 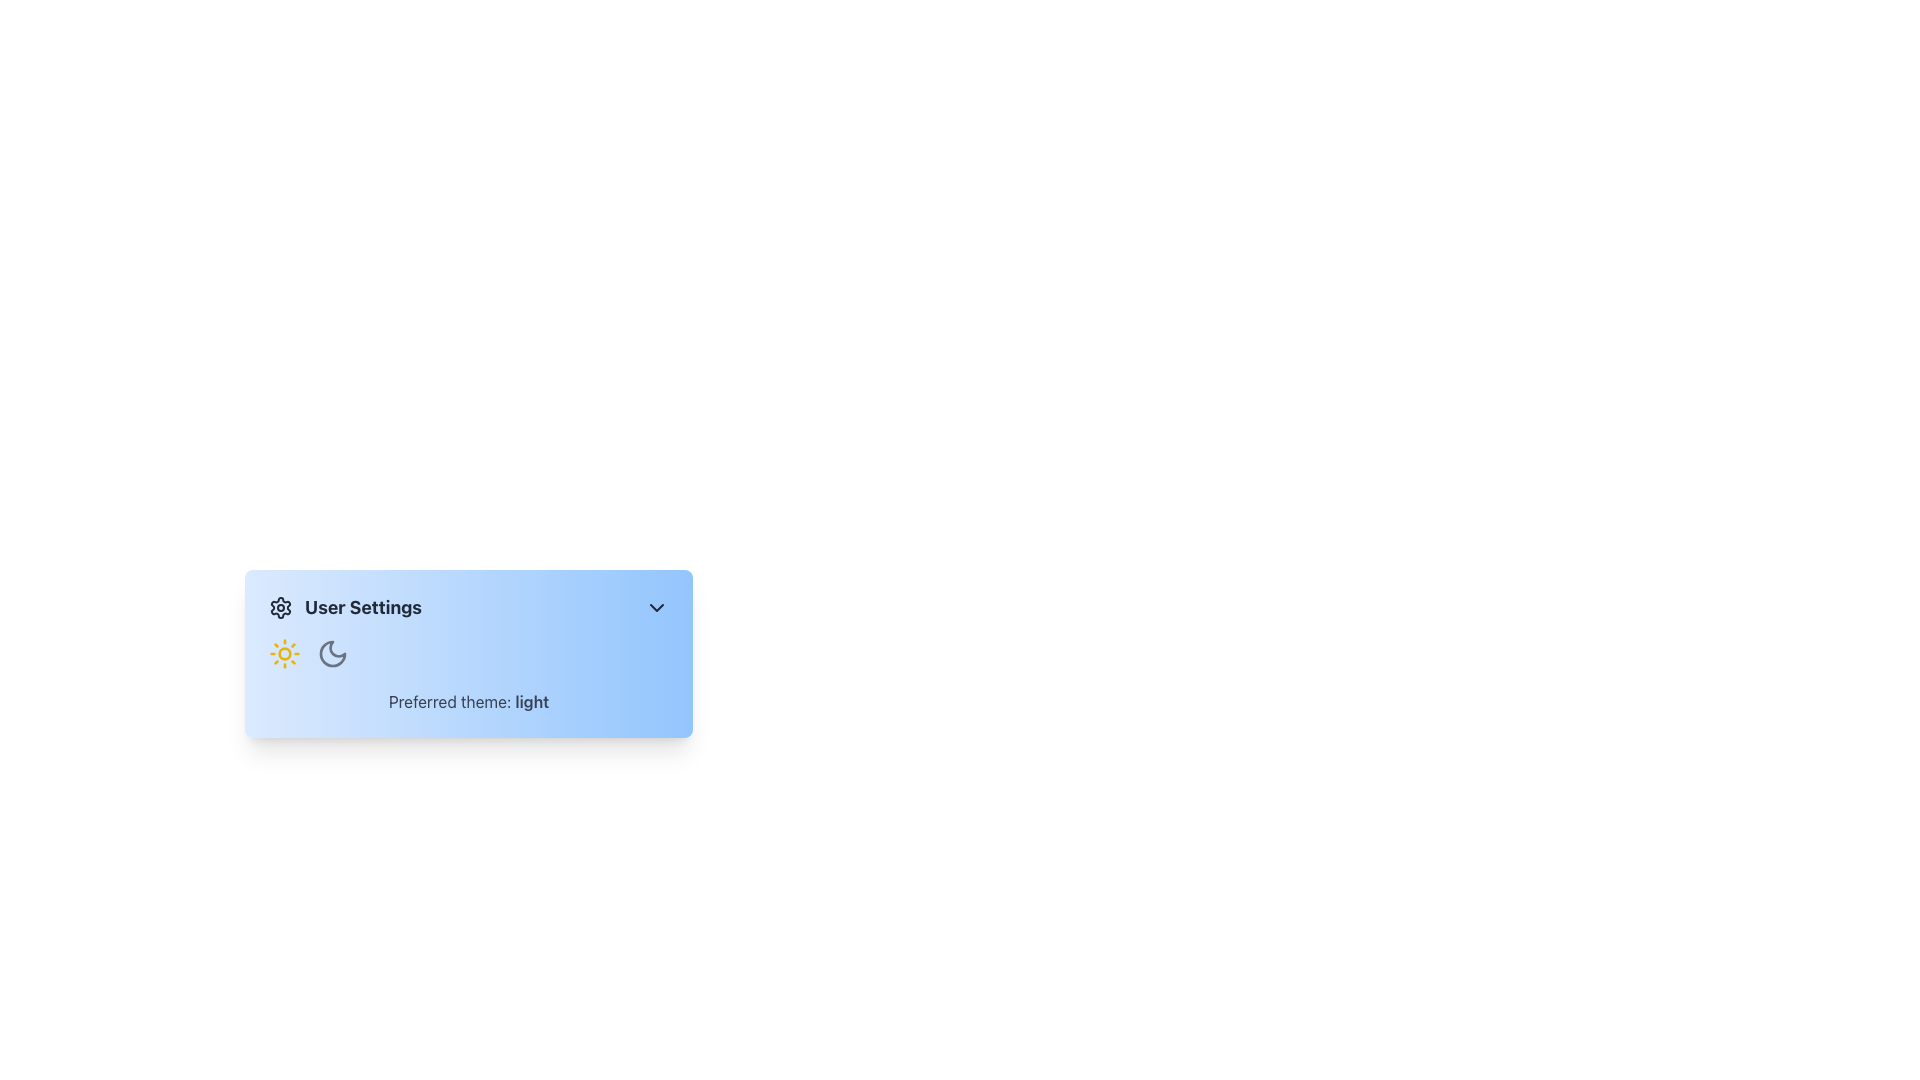 What do you see at coordinates (468, 701) in the screenshot?
I see `the text label displaying 'Preferred theme: light', which is part of the user settings dialog, located at the bottom section below the theme toggle icons` at bounding box center [468, 701].